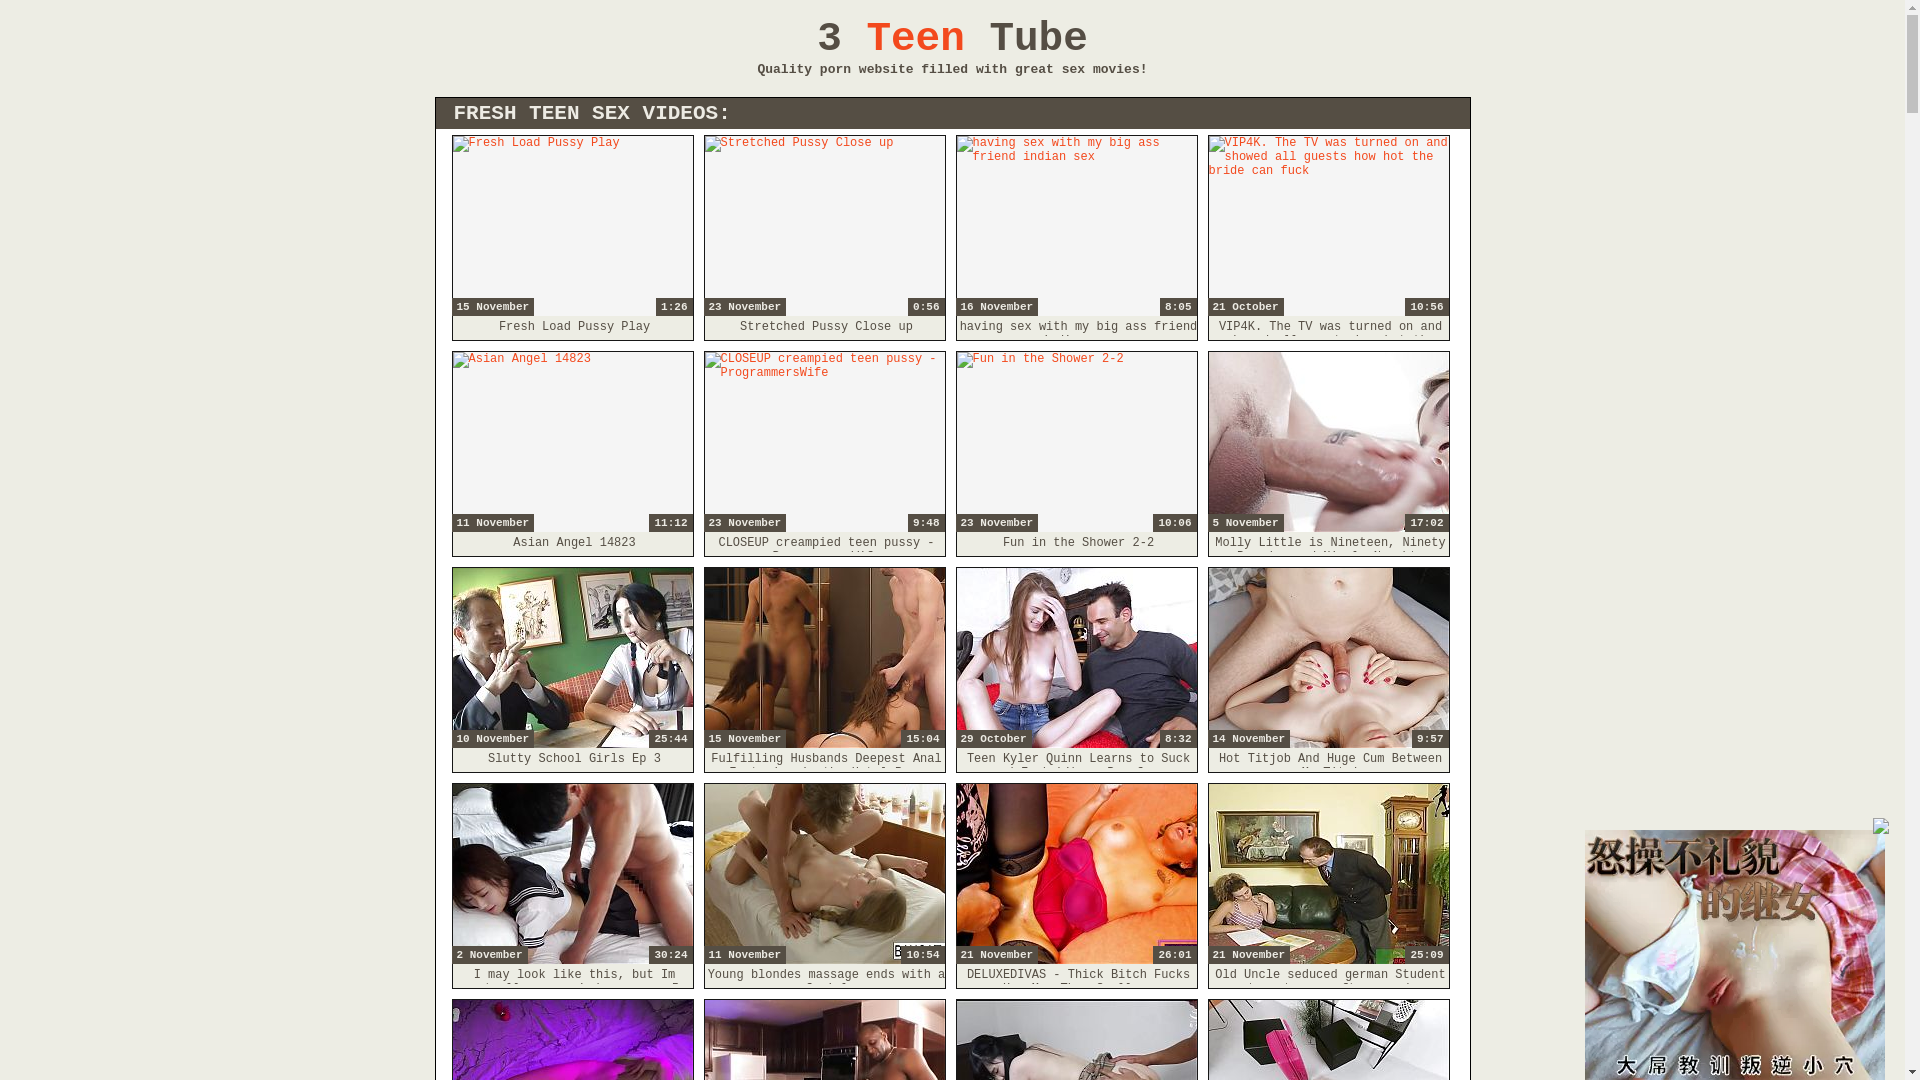 Image resolution: width=1920 pixels, height=1080 pixels. What do you see at coordinates (450, 441) in the screenshot?
I see `'11:12` at bounding box center [450, 441].